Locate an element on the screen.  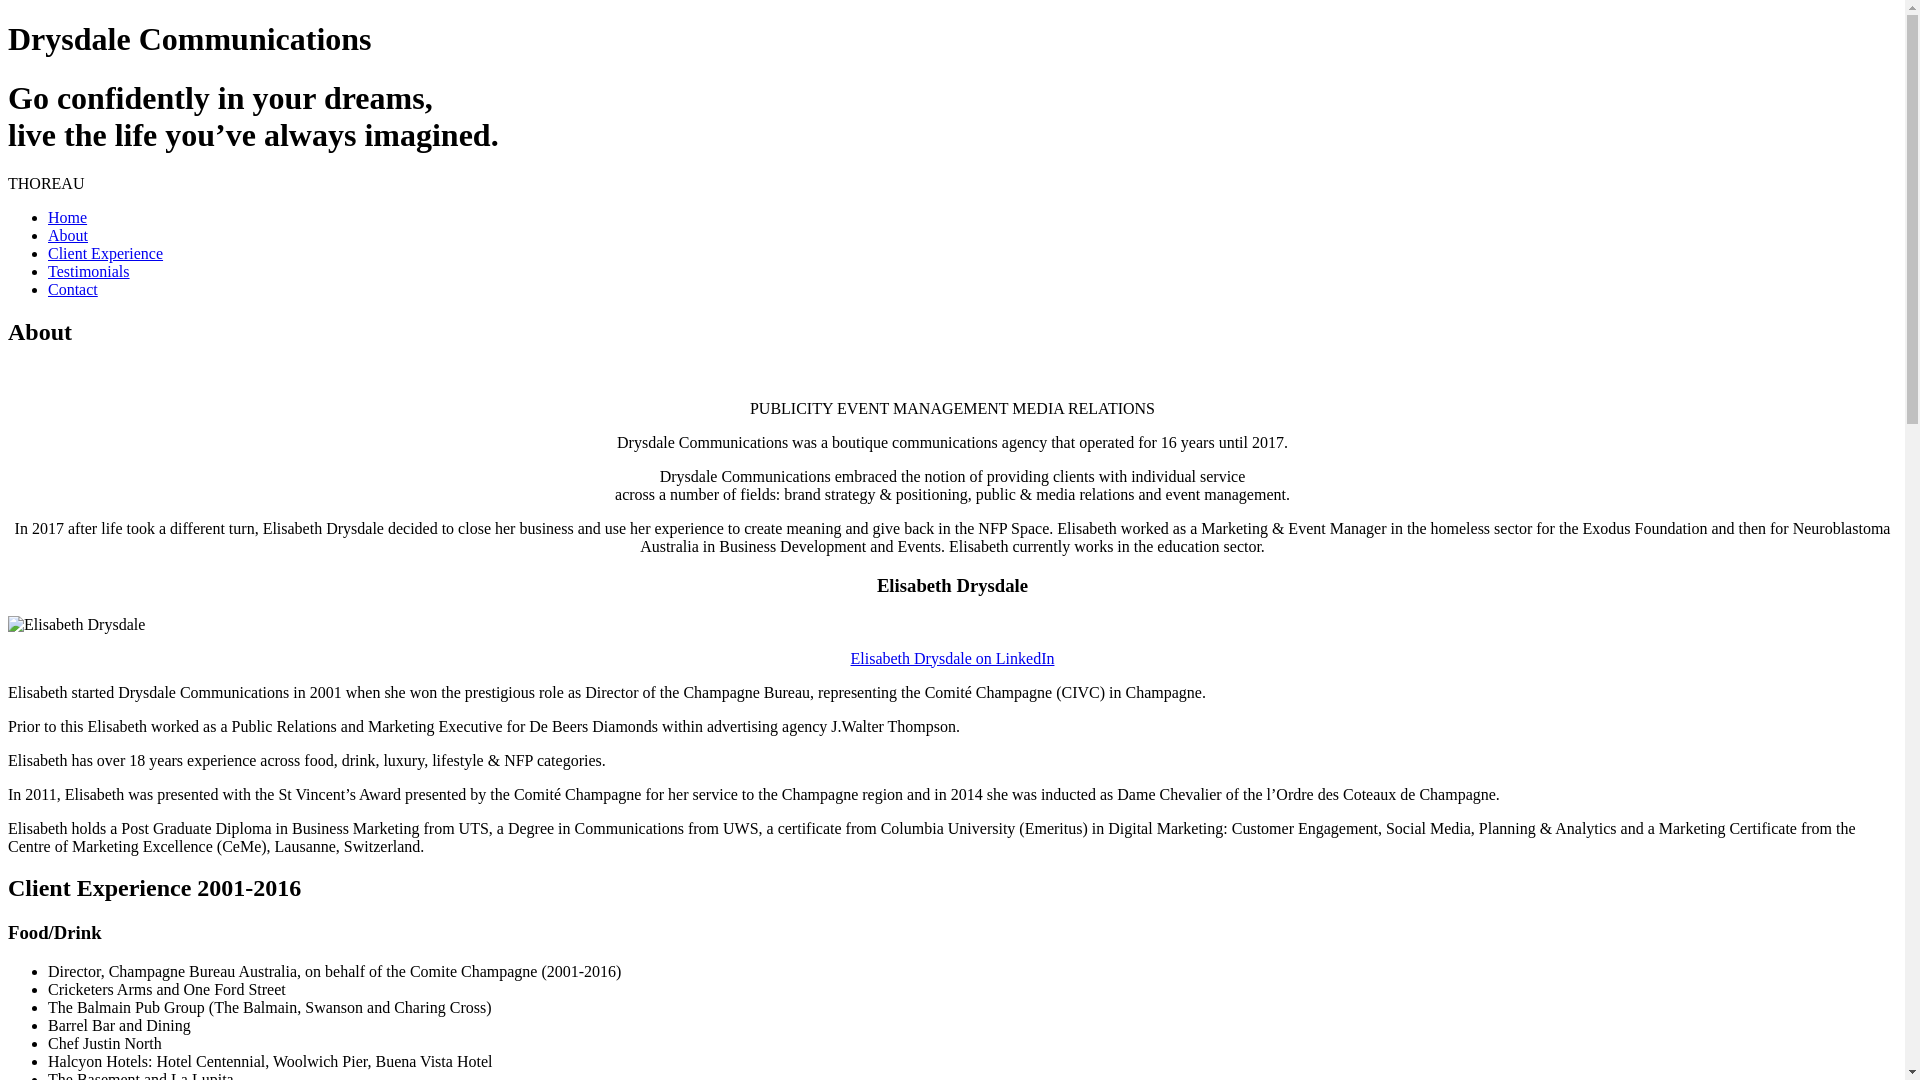
'Testimonials' is located at coordinates (88, 271).